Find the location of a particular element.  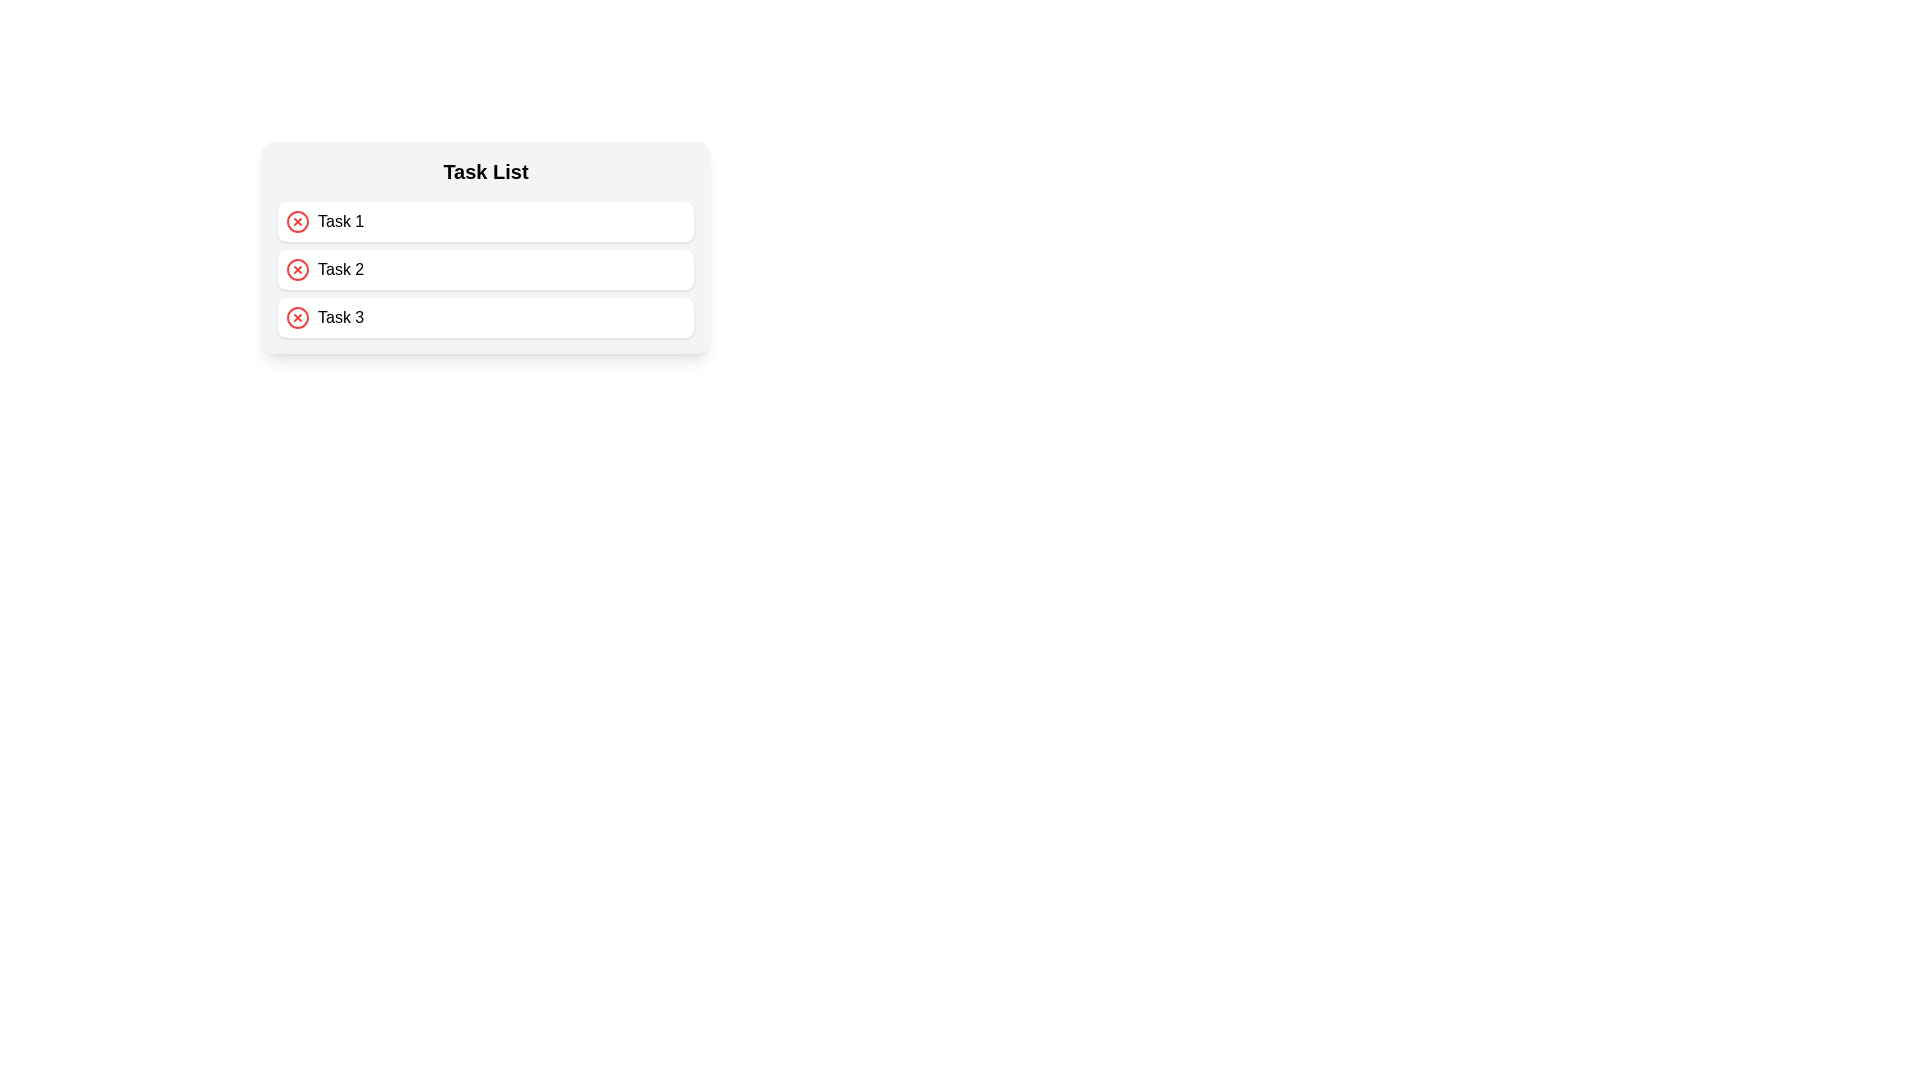

the circular background of the cancel or delete button associated with 'Task 1' is located at coordinates (296, 222).